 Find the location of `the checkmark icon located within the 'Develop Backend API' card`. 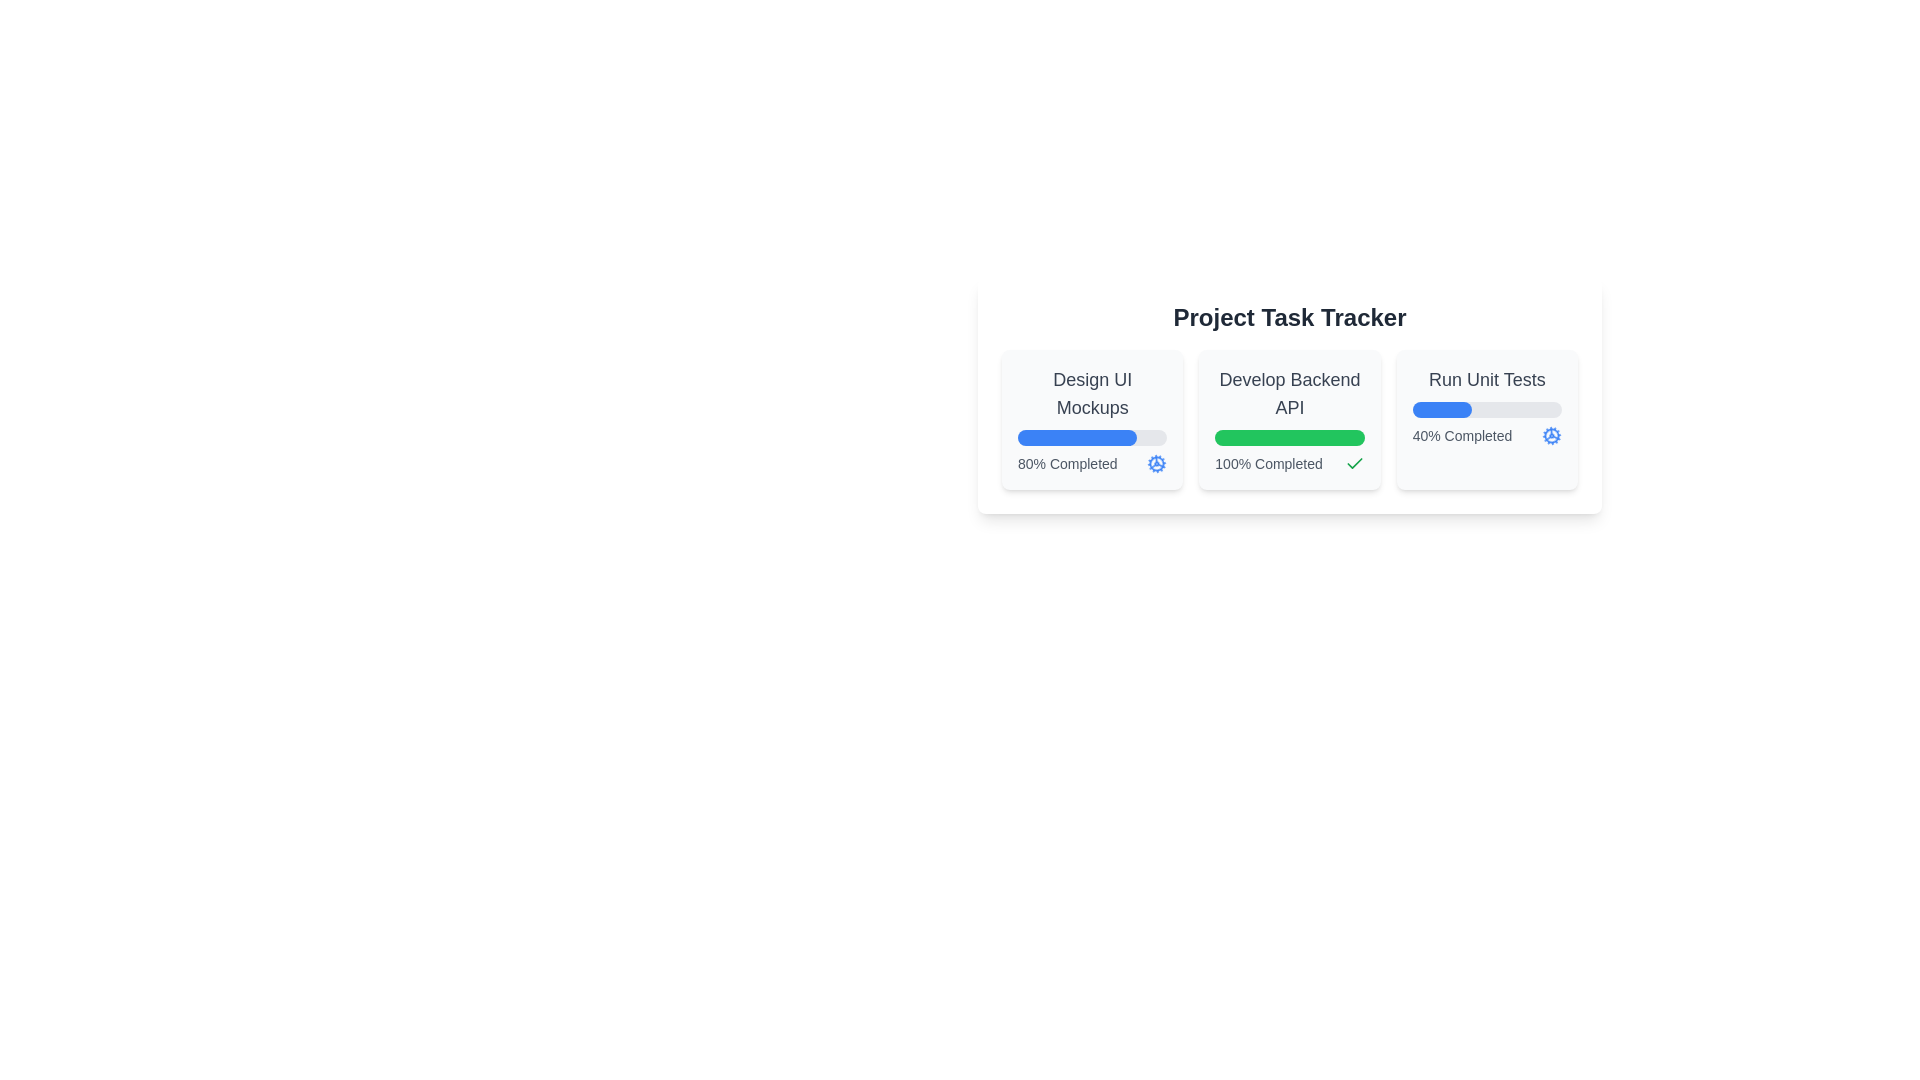

the checkmark icon located within the 'Develop Backend API' card is located at coordinates (1353, 463).